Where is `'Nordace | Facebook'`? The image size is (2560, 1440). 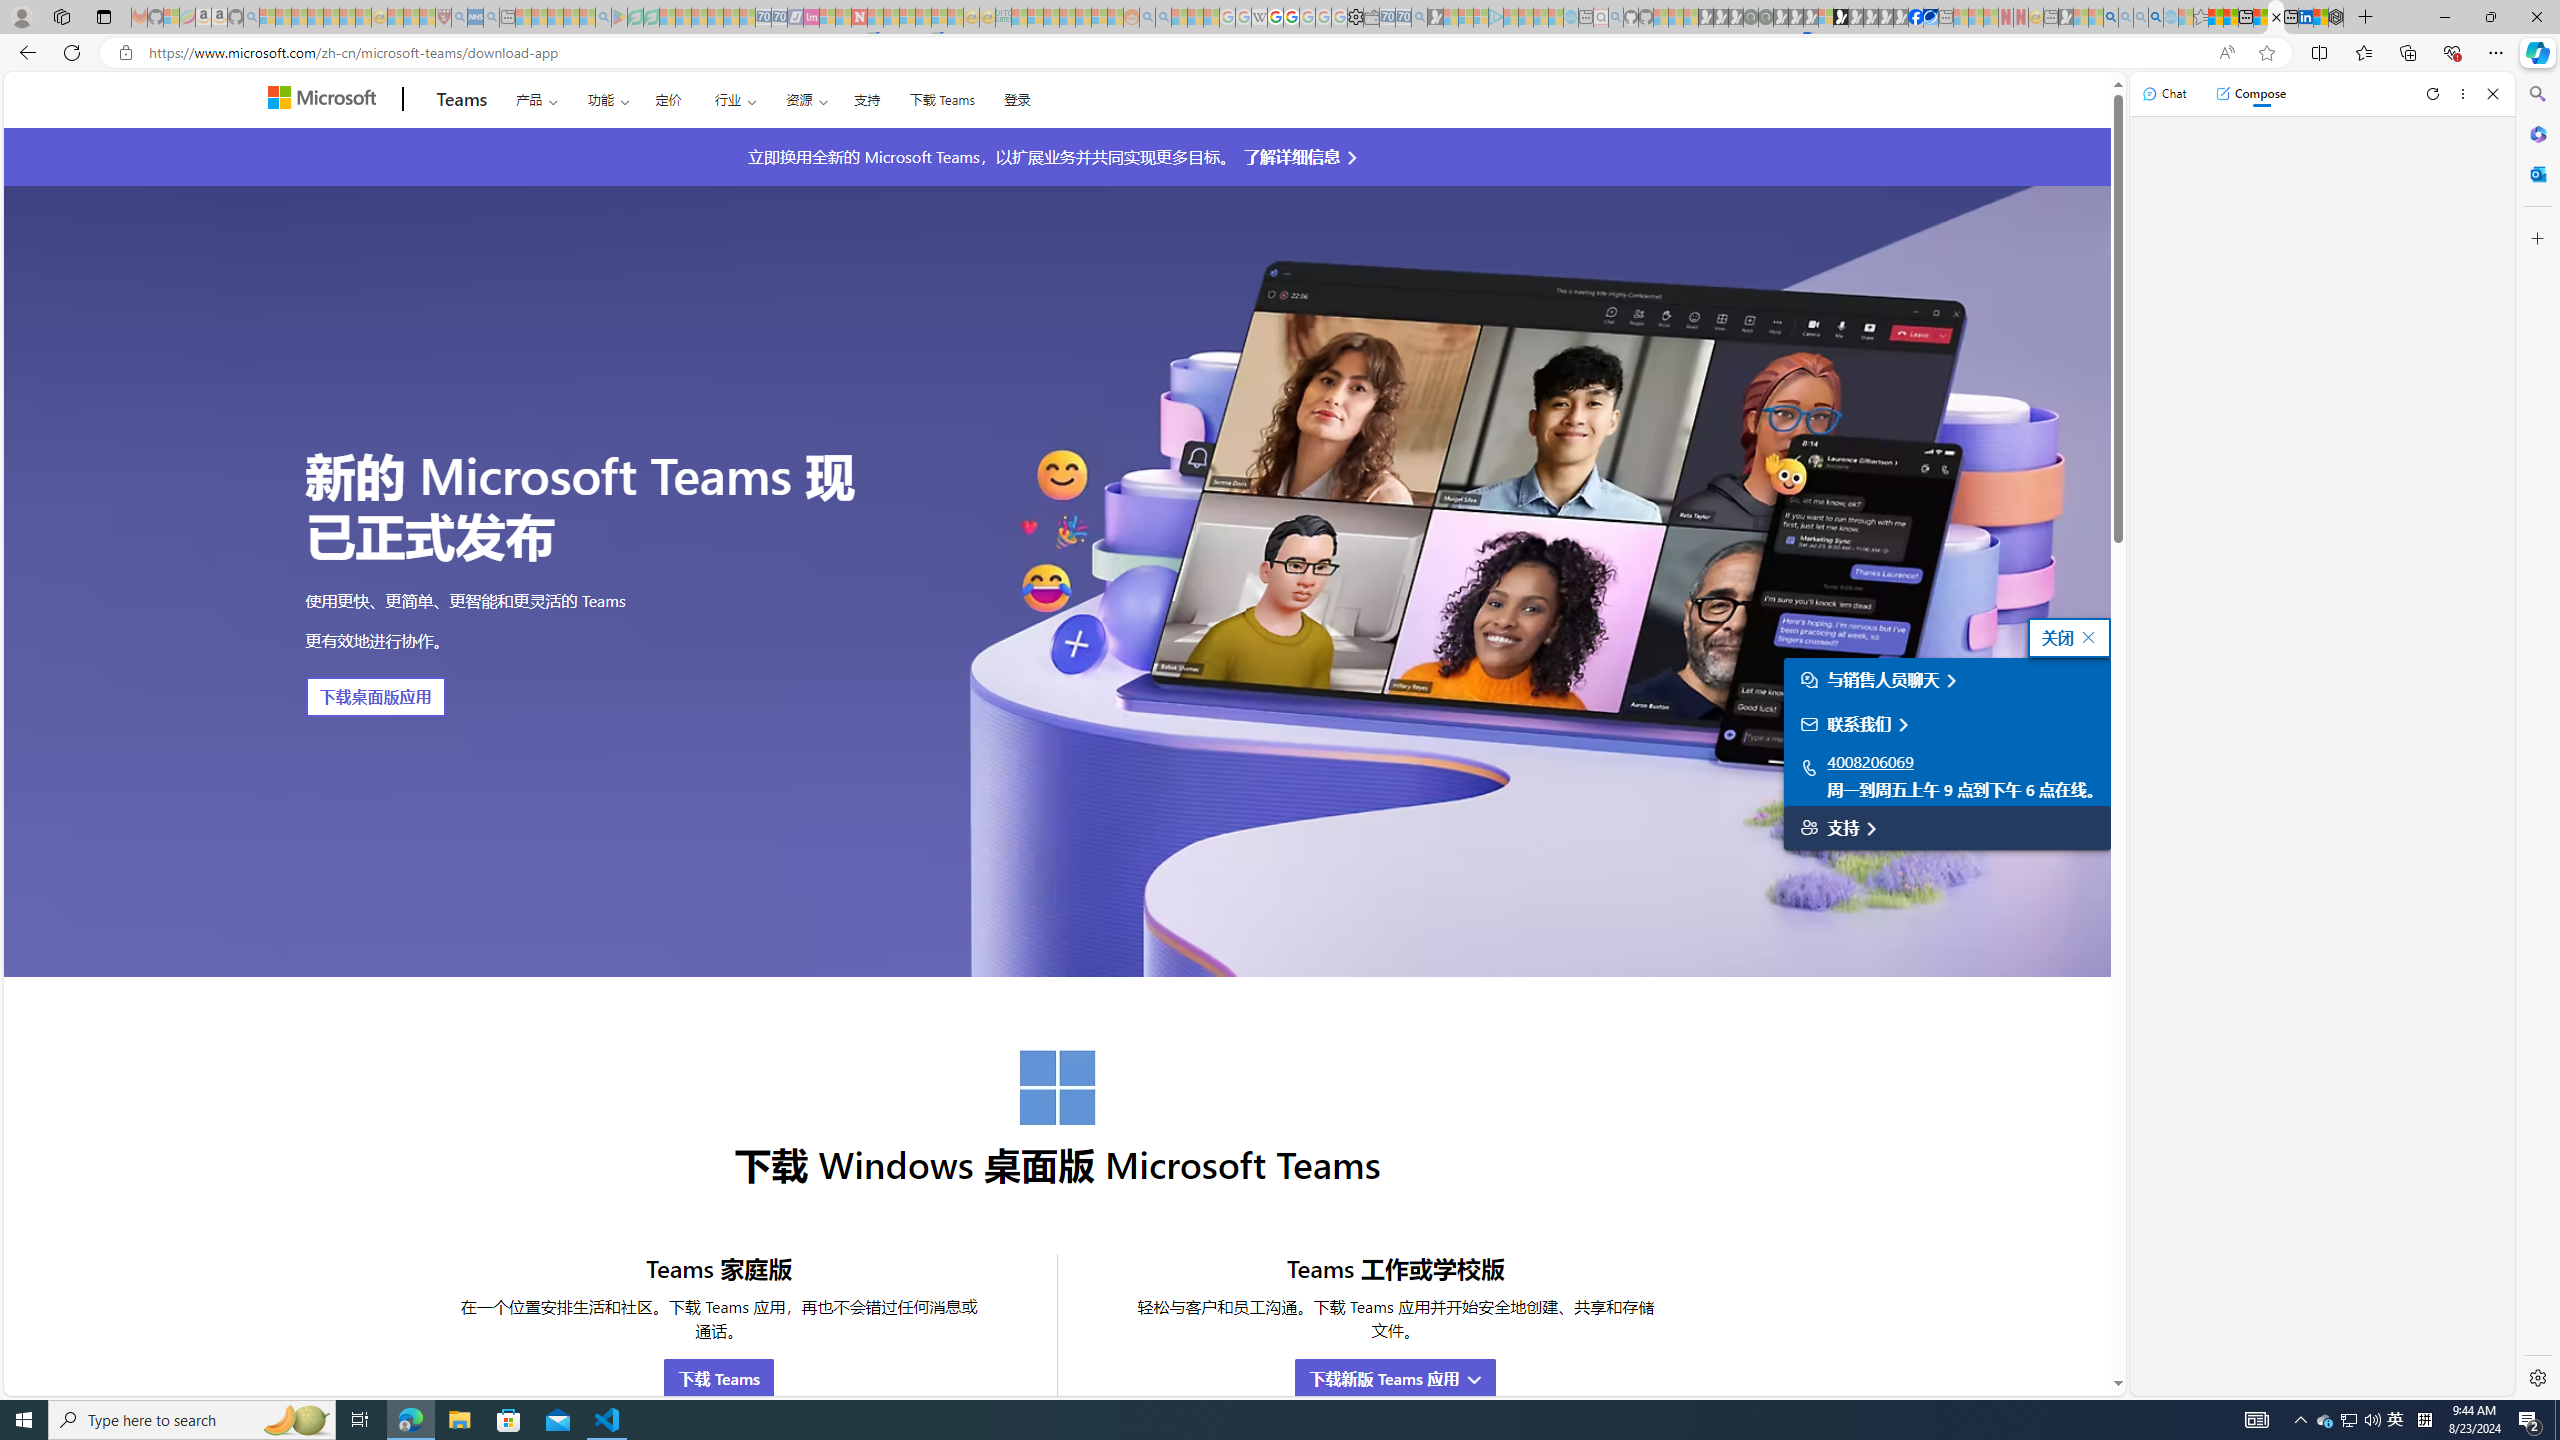
'Nordace | Facebook' is located at coordinates (1915, 16).